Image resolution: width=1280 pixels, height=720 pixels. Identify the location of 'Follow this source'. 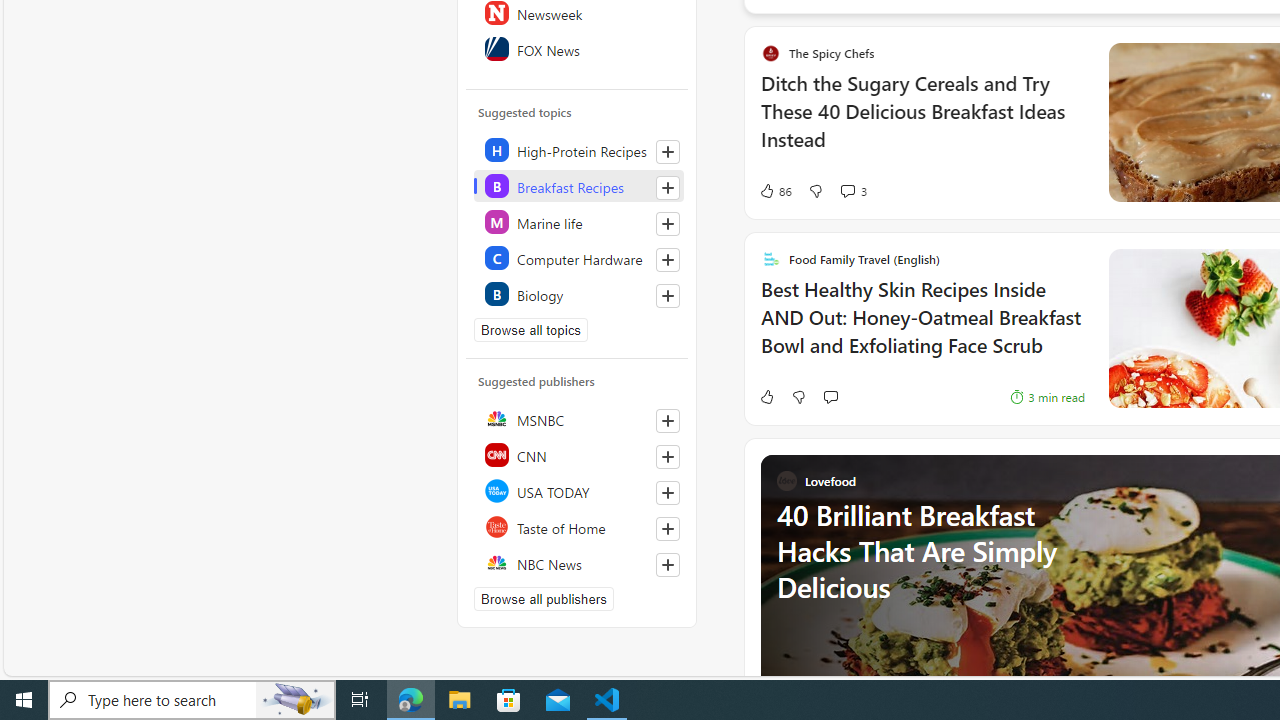
(667, 564).